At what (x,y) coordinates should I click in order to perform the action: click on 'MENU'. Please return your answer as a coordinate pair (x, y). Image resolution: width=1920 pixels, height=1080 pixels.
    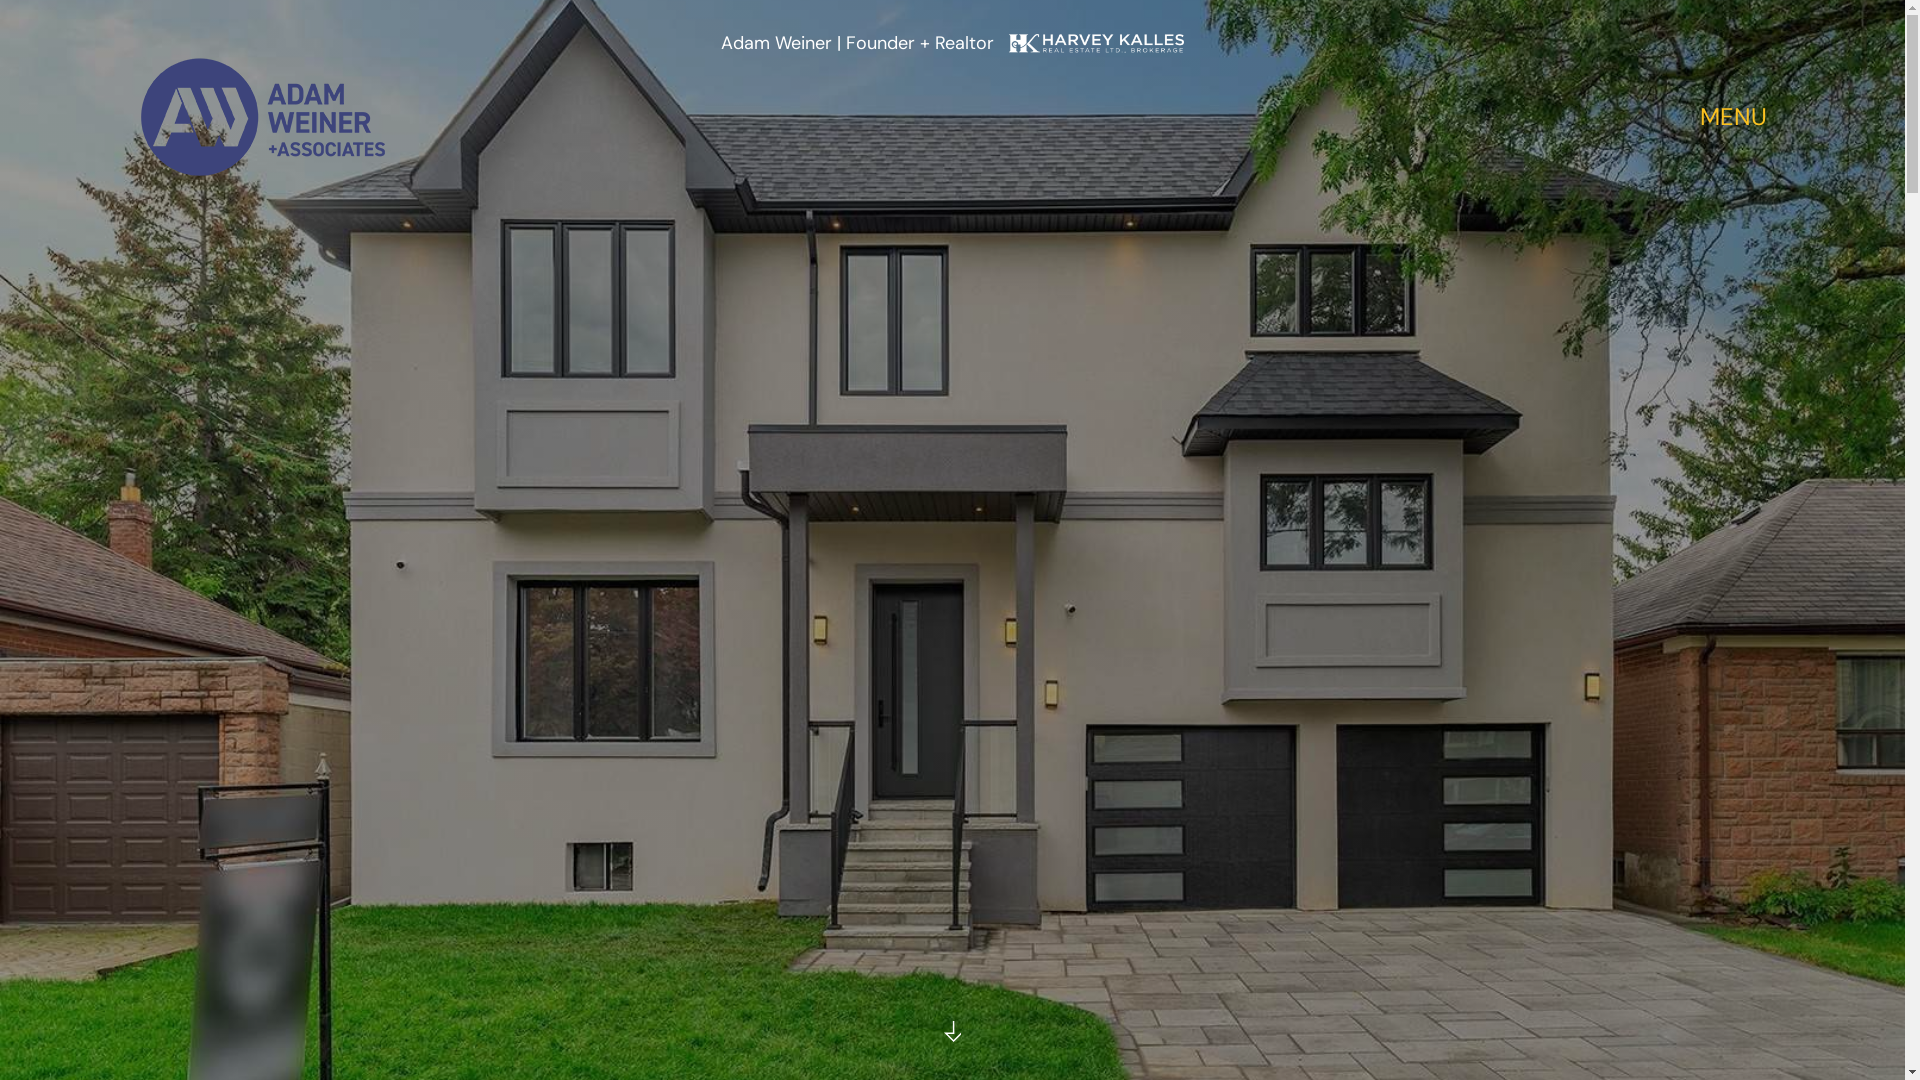
    Looking at the image, I should click on (1698, 118).